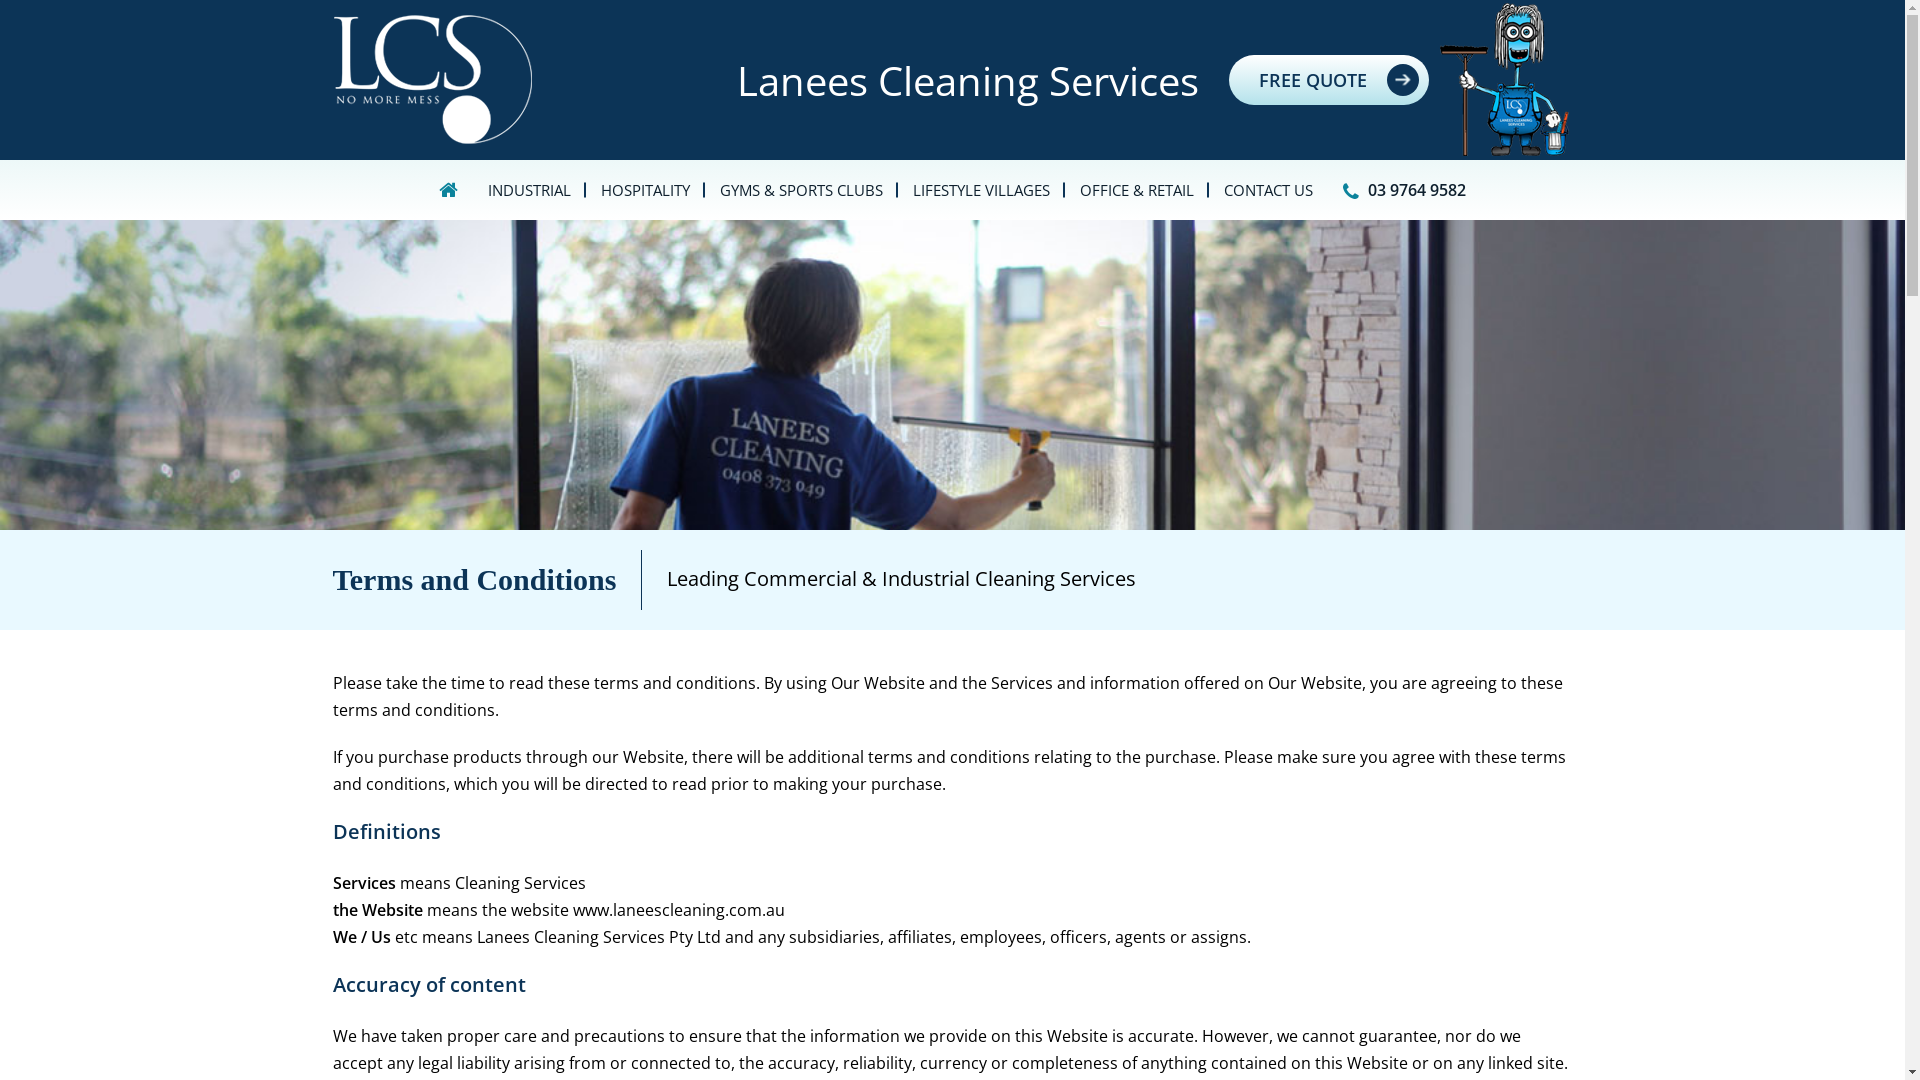 The height and width of the screenshot is (1080, 1920). What do you see at coordinates (1137, 189) in the screenshot?
I see `'OFFICE & RETAIL'` at bounding box center [1137, 189].